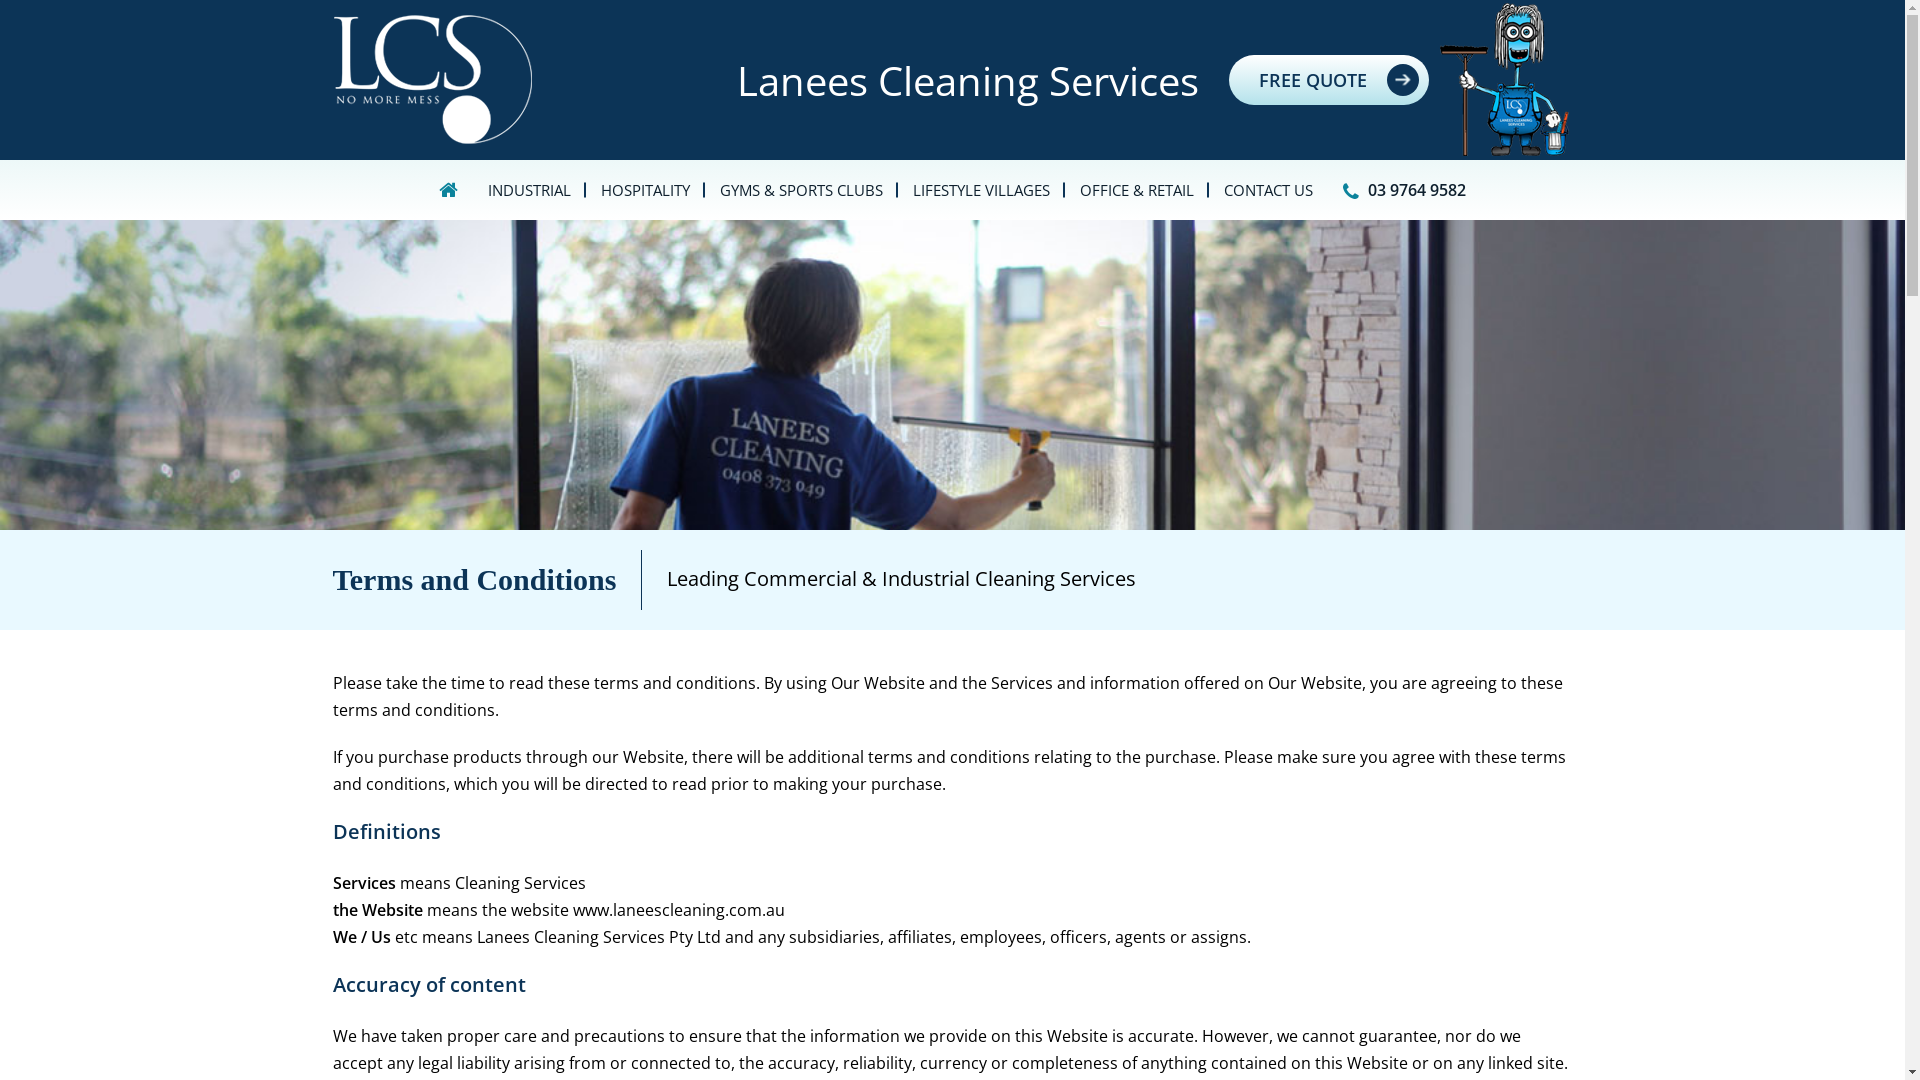 The height and width of the screenshot is (1080, 1920). What do you see at coordinates (1137, 189) in the screenshot?
I see `'OFFICE & RETAIL'` at bounding box center [1137, 189].